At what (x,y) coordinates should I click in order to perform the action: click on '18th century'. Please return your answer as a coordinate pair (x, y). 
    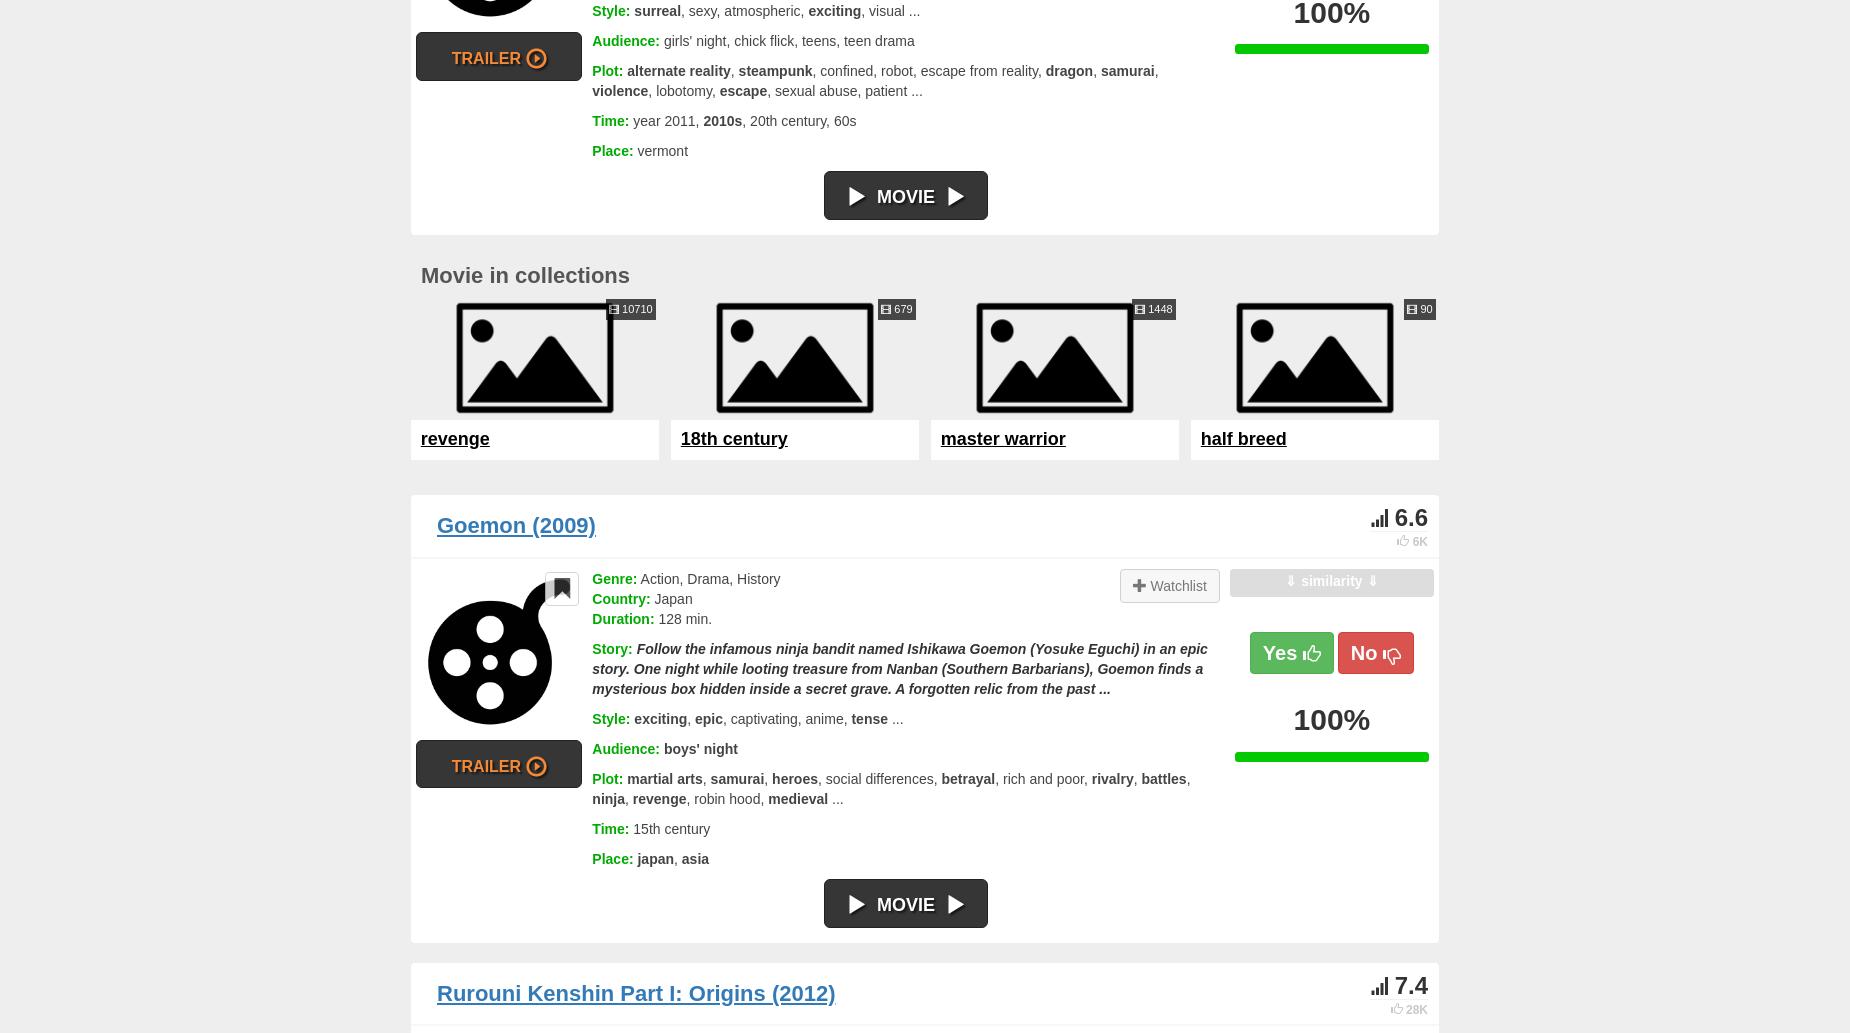
    Looking at the image, I should click on (733, 439).